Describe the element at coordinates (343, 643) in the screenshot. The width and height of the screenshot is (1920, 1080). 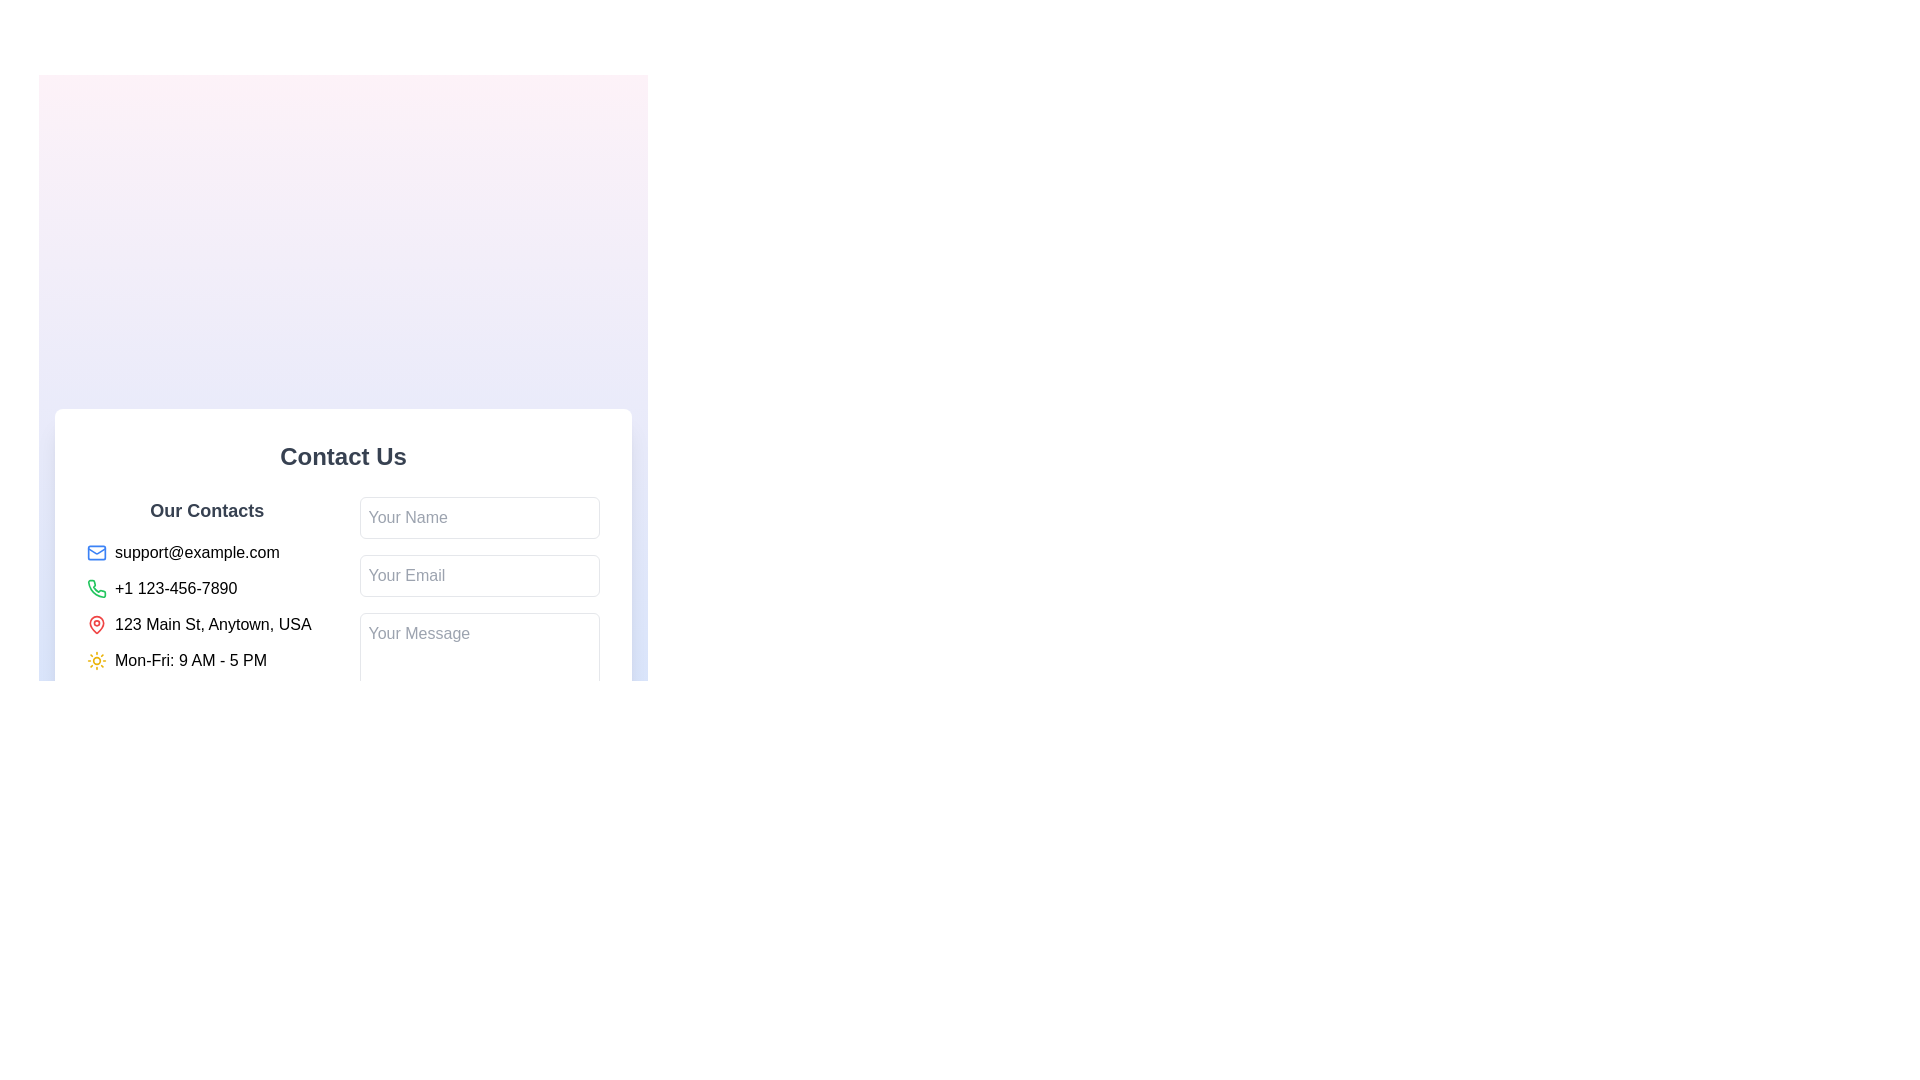
I see `contact information displayed in the 'Our Contacts' section of the contact form area, which includes email, phone number, physical address, and office hours` at that location.